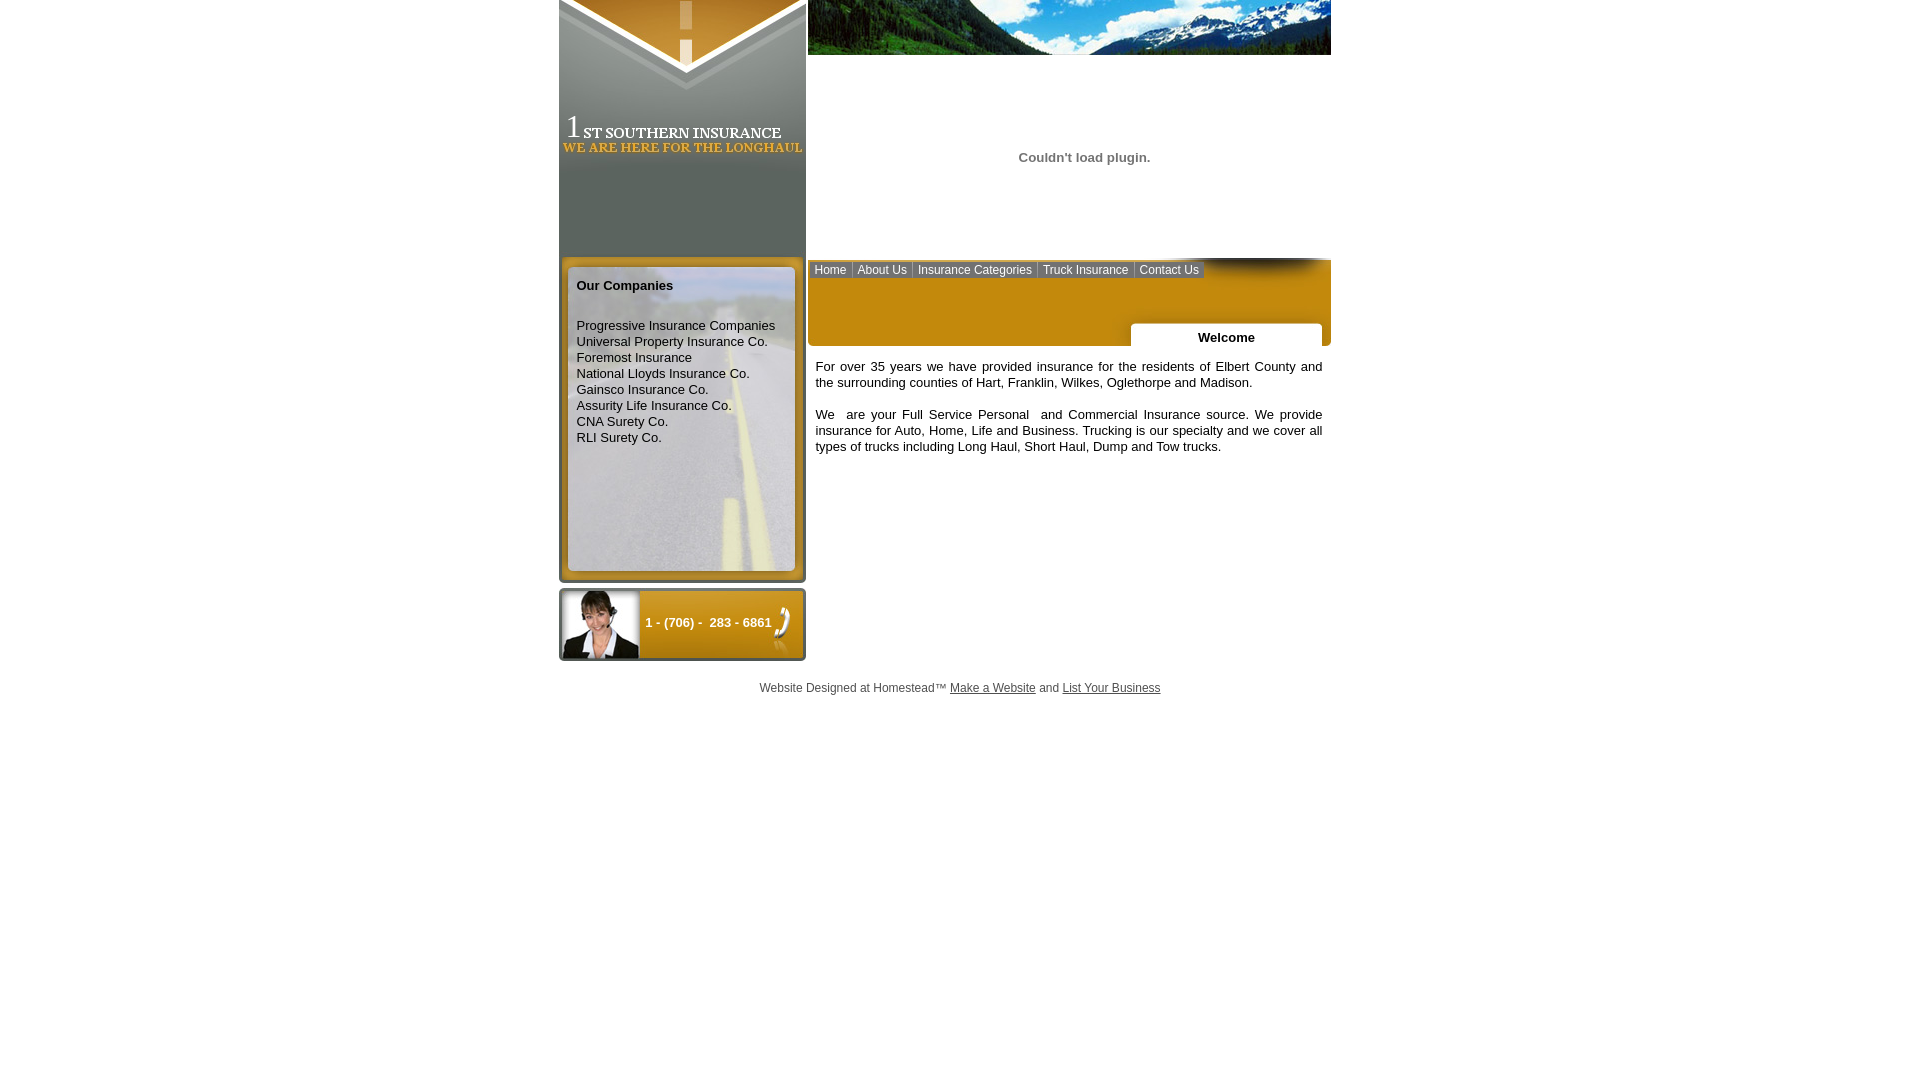 Image resolution: width=1920 pixels, height=1080 pixels. Describe the element at coordinates (949, 686) in the screenshot. I see `'Make a Website'` at that location.